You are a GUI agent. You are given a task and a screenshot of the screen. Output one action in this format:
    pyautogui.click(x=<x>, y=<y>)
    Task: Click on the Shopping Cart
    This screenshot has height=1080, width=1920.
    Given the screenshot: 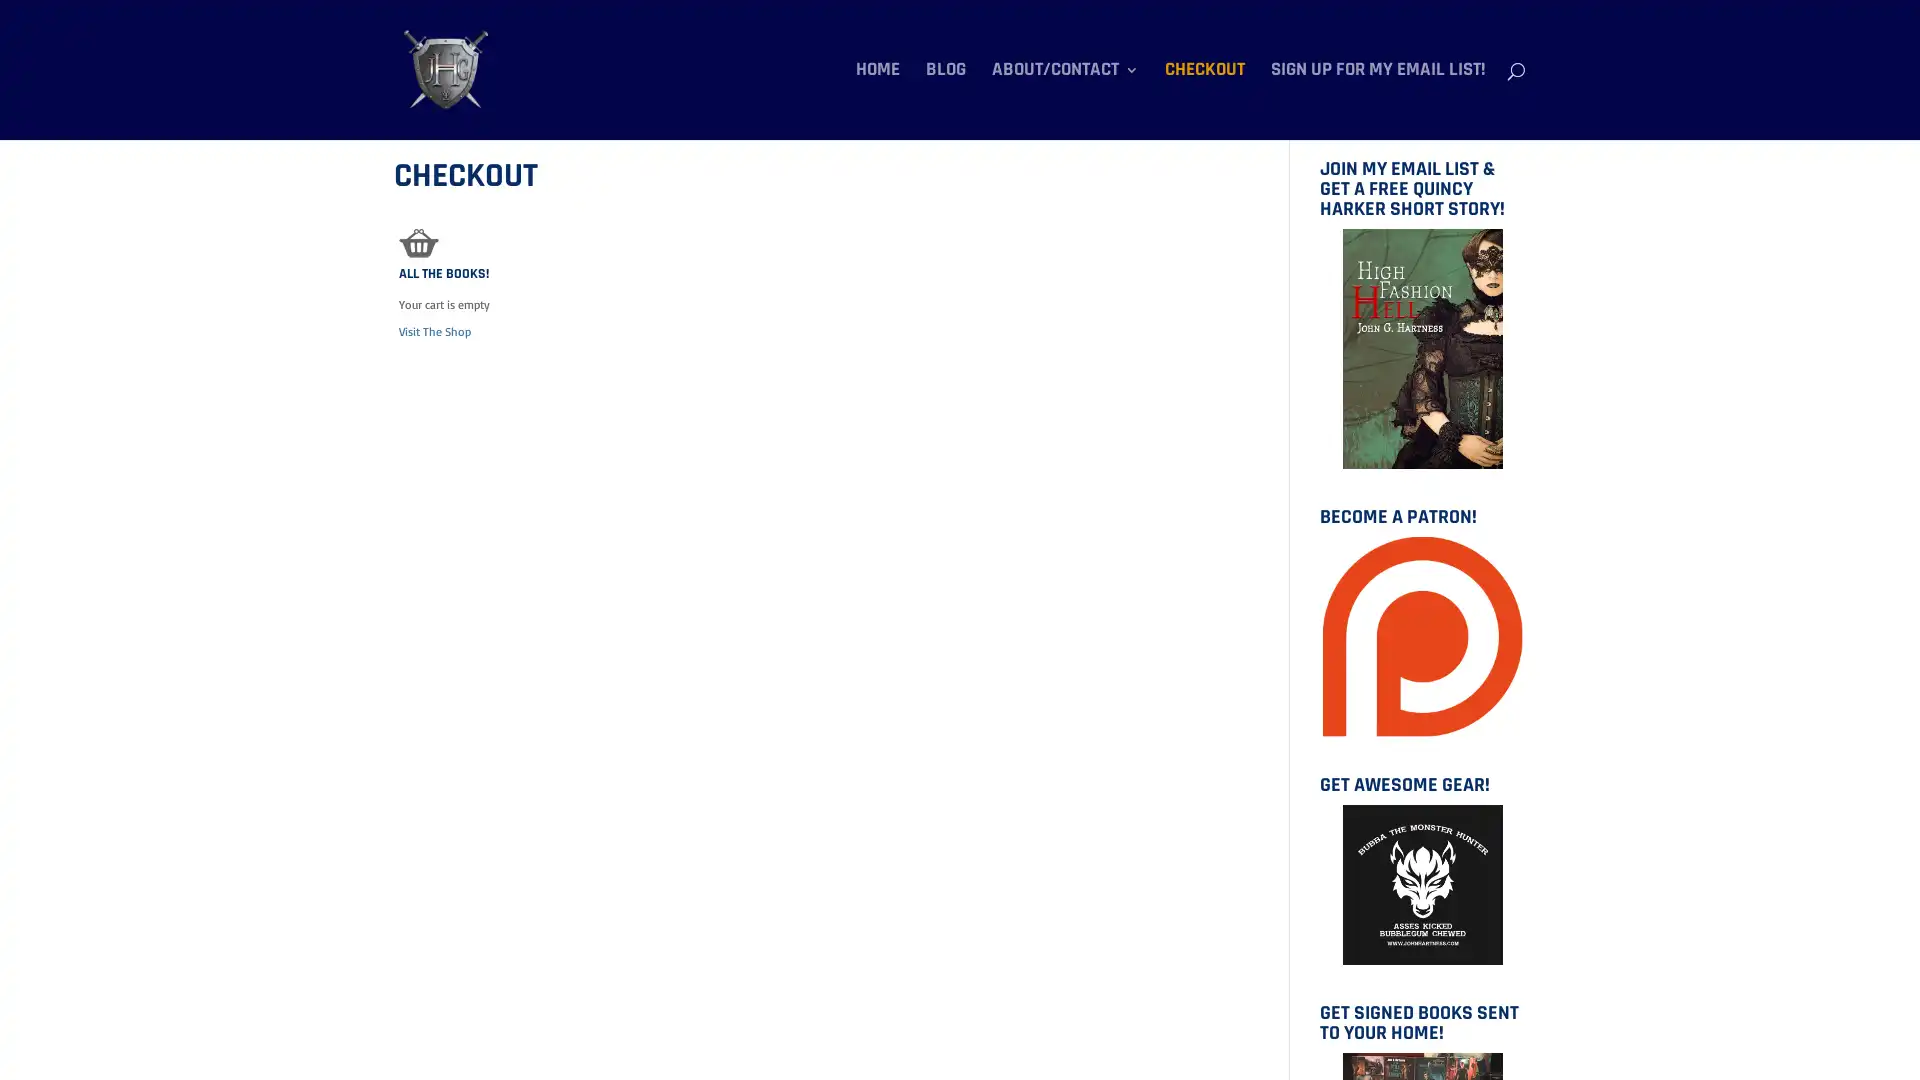 What is the action you would take?
    pyautogui.click(x=417, y=242)
    